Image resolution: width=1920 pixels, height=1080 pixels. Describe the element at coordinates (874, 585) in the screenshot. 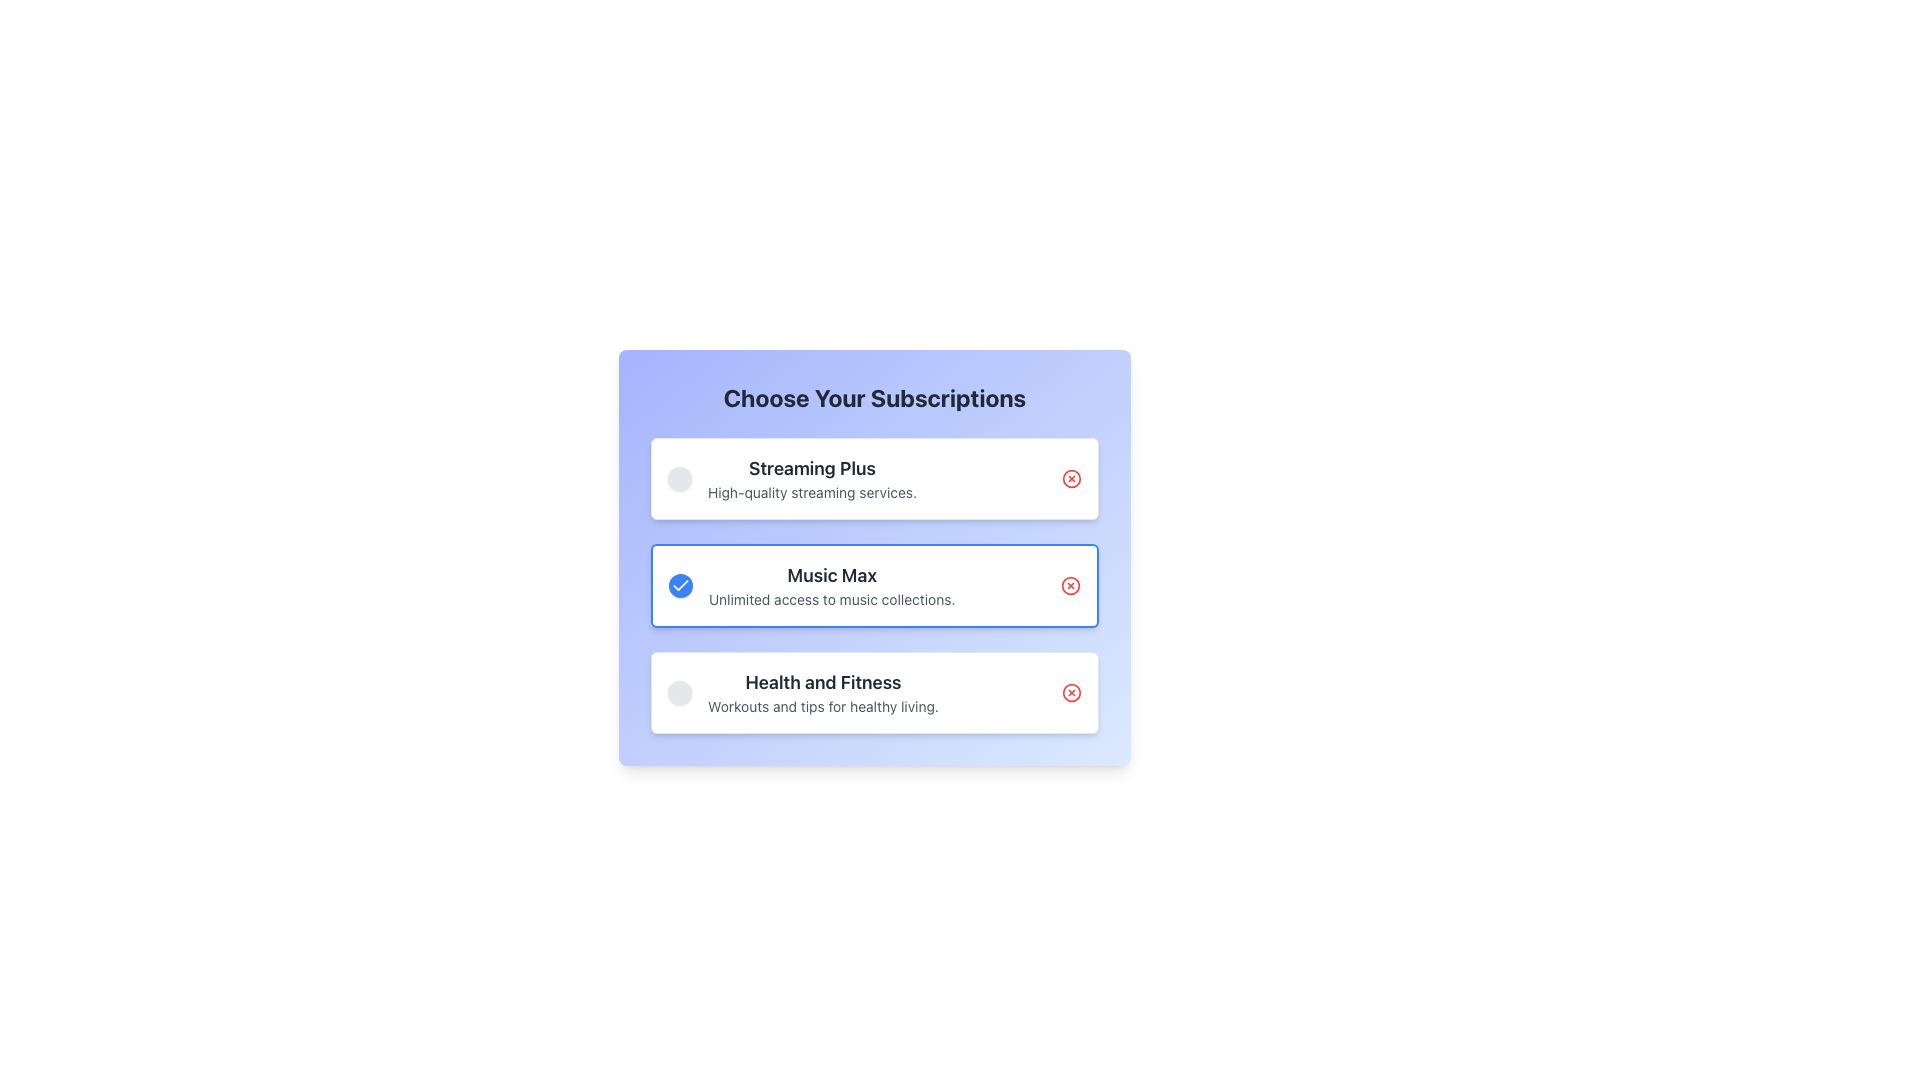

I see `text content of the selectable option labeled 'Music Max', which is the second option in a vertical stack of options` at that location.